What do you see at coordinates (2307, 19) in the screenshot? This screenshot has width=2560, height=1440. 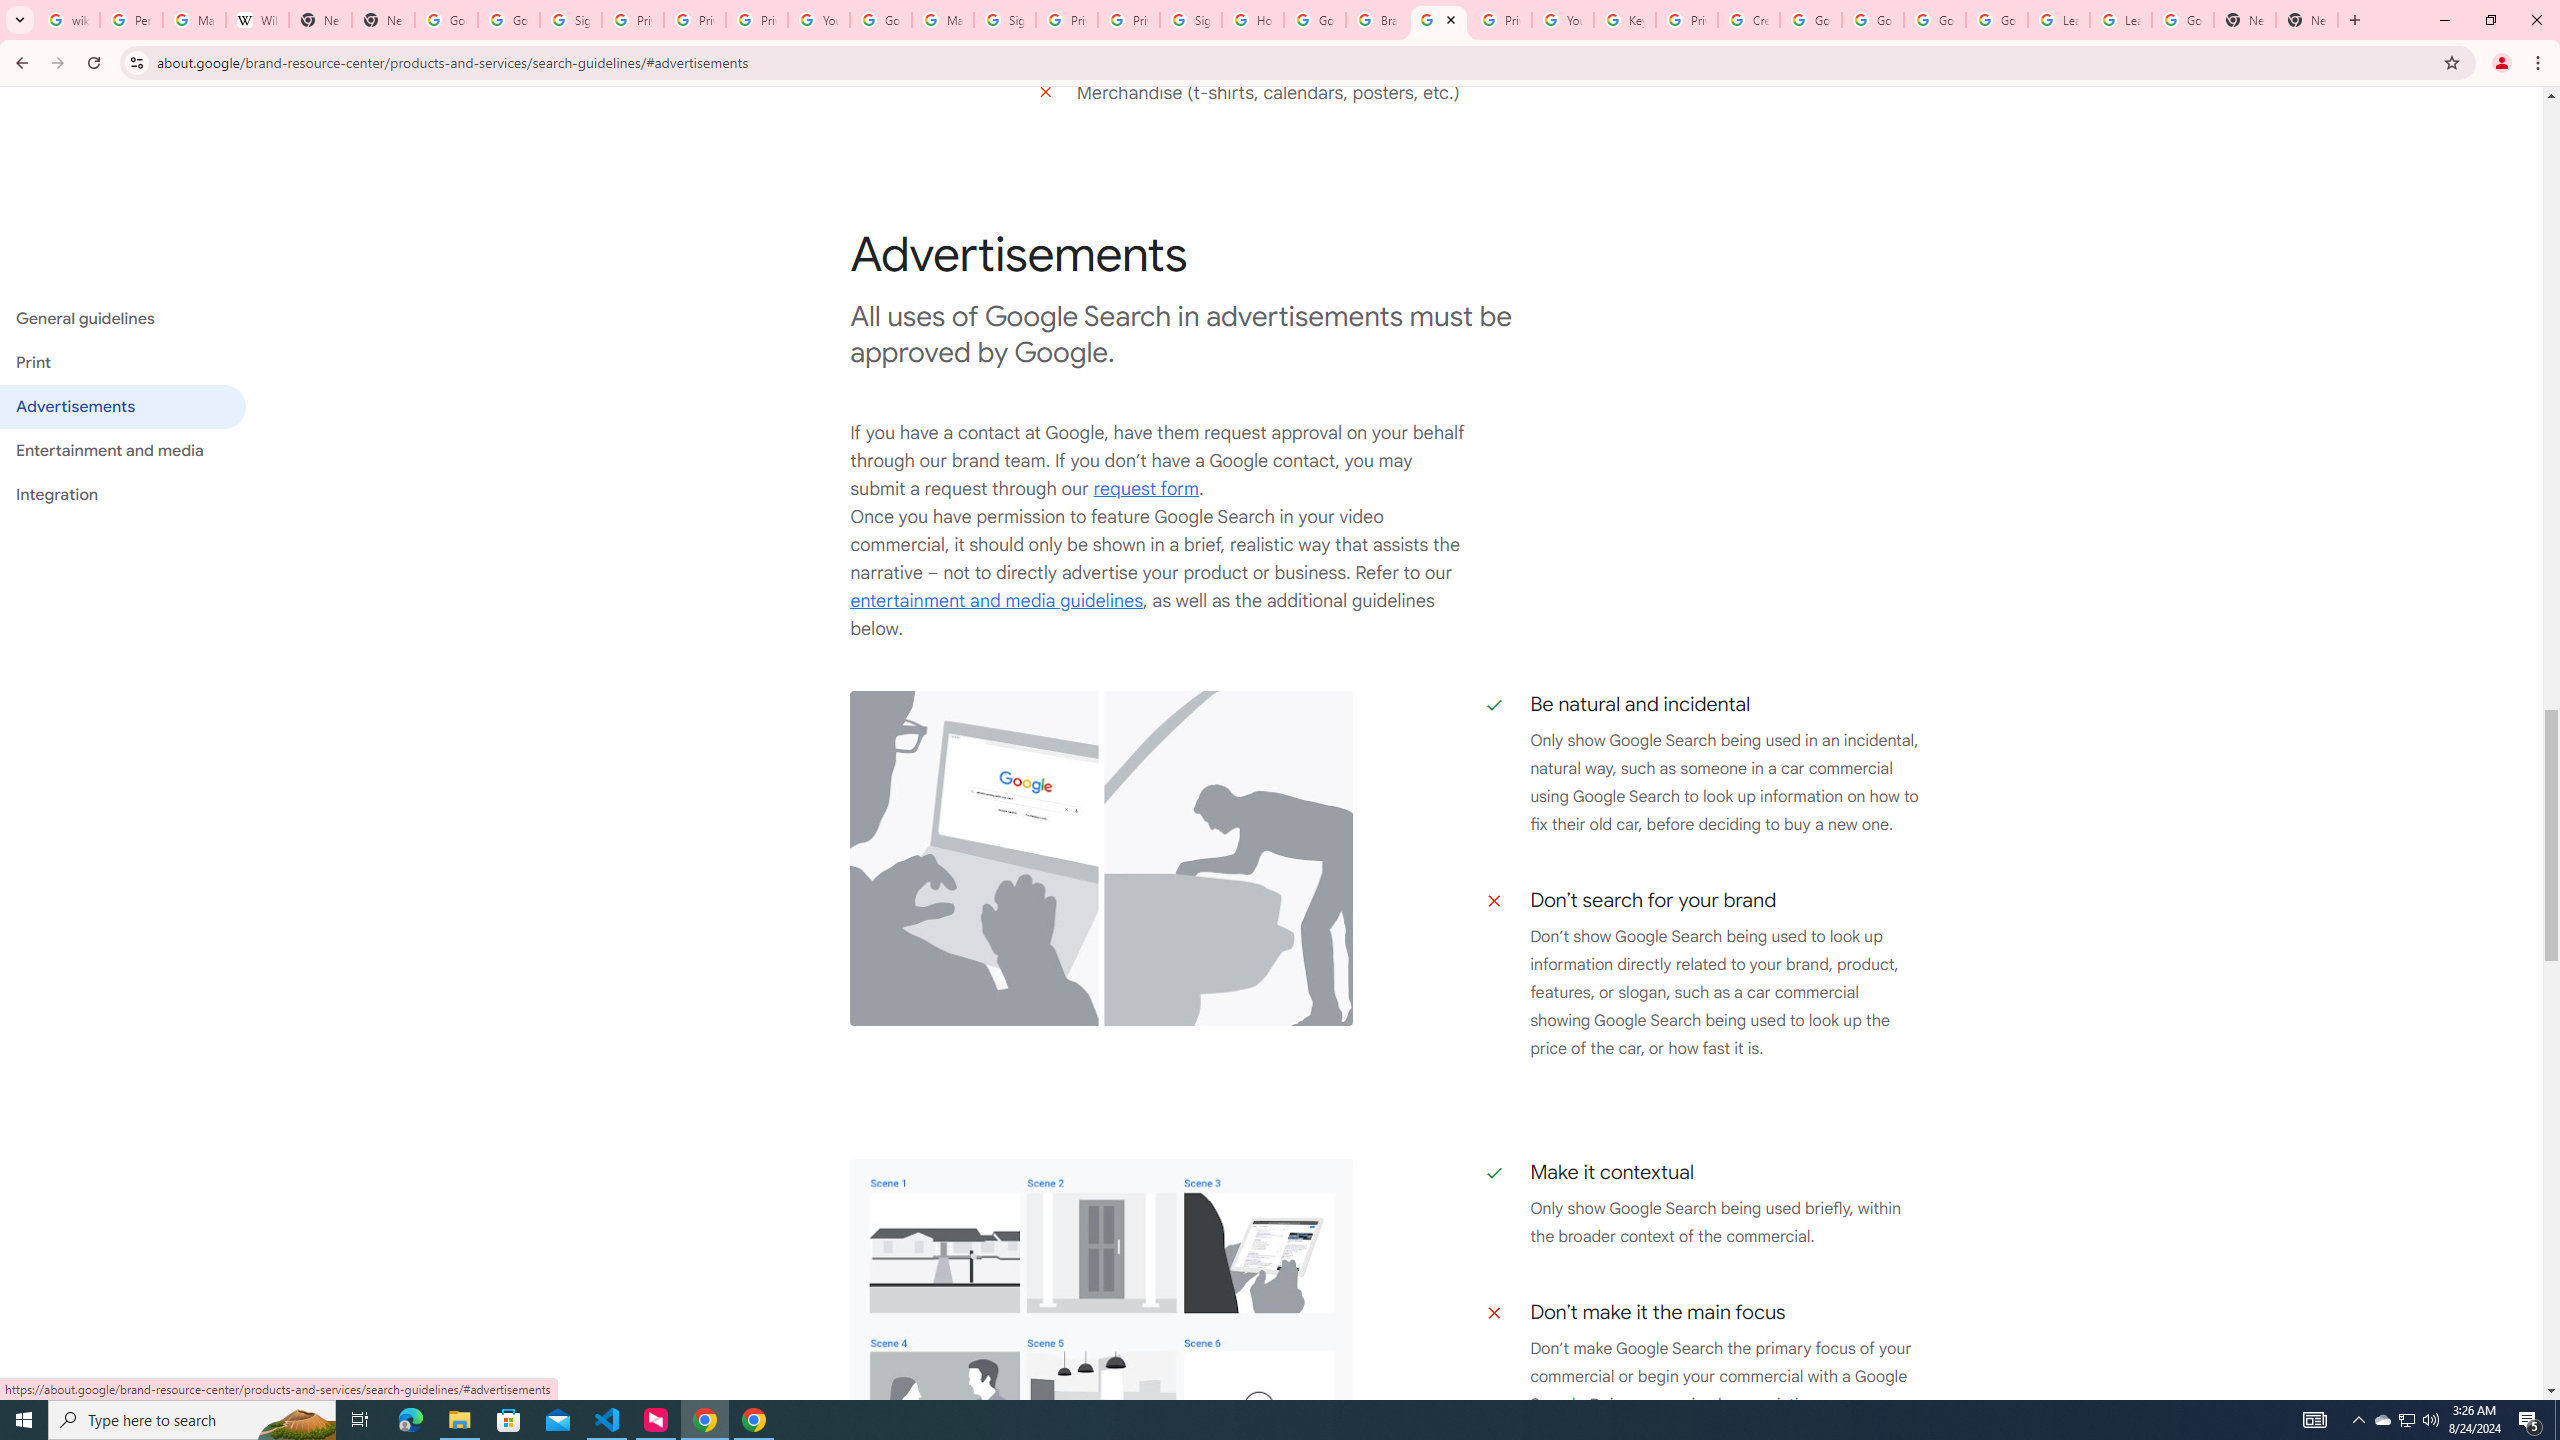 I see `'New Tab'` at bounding box center [2307, 19].